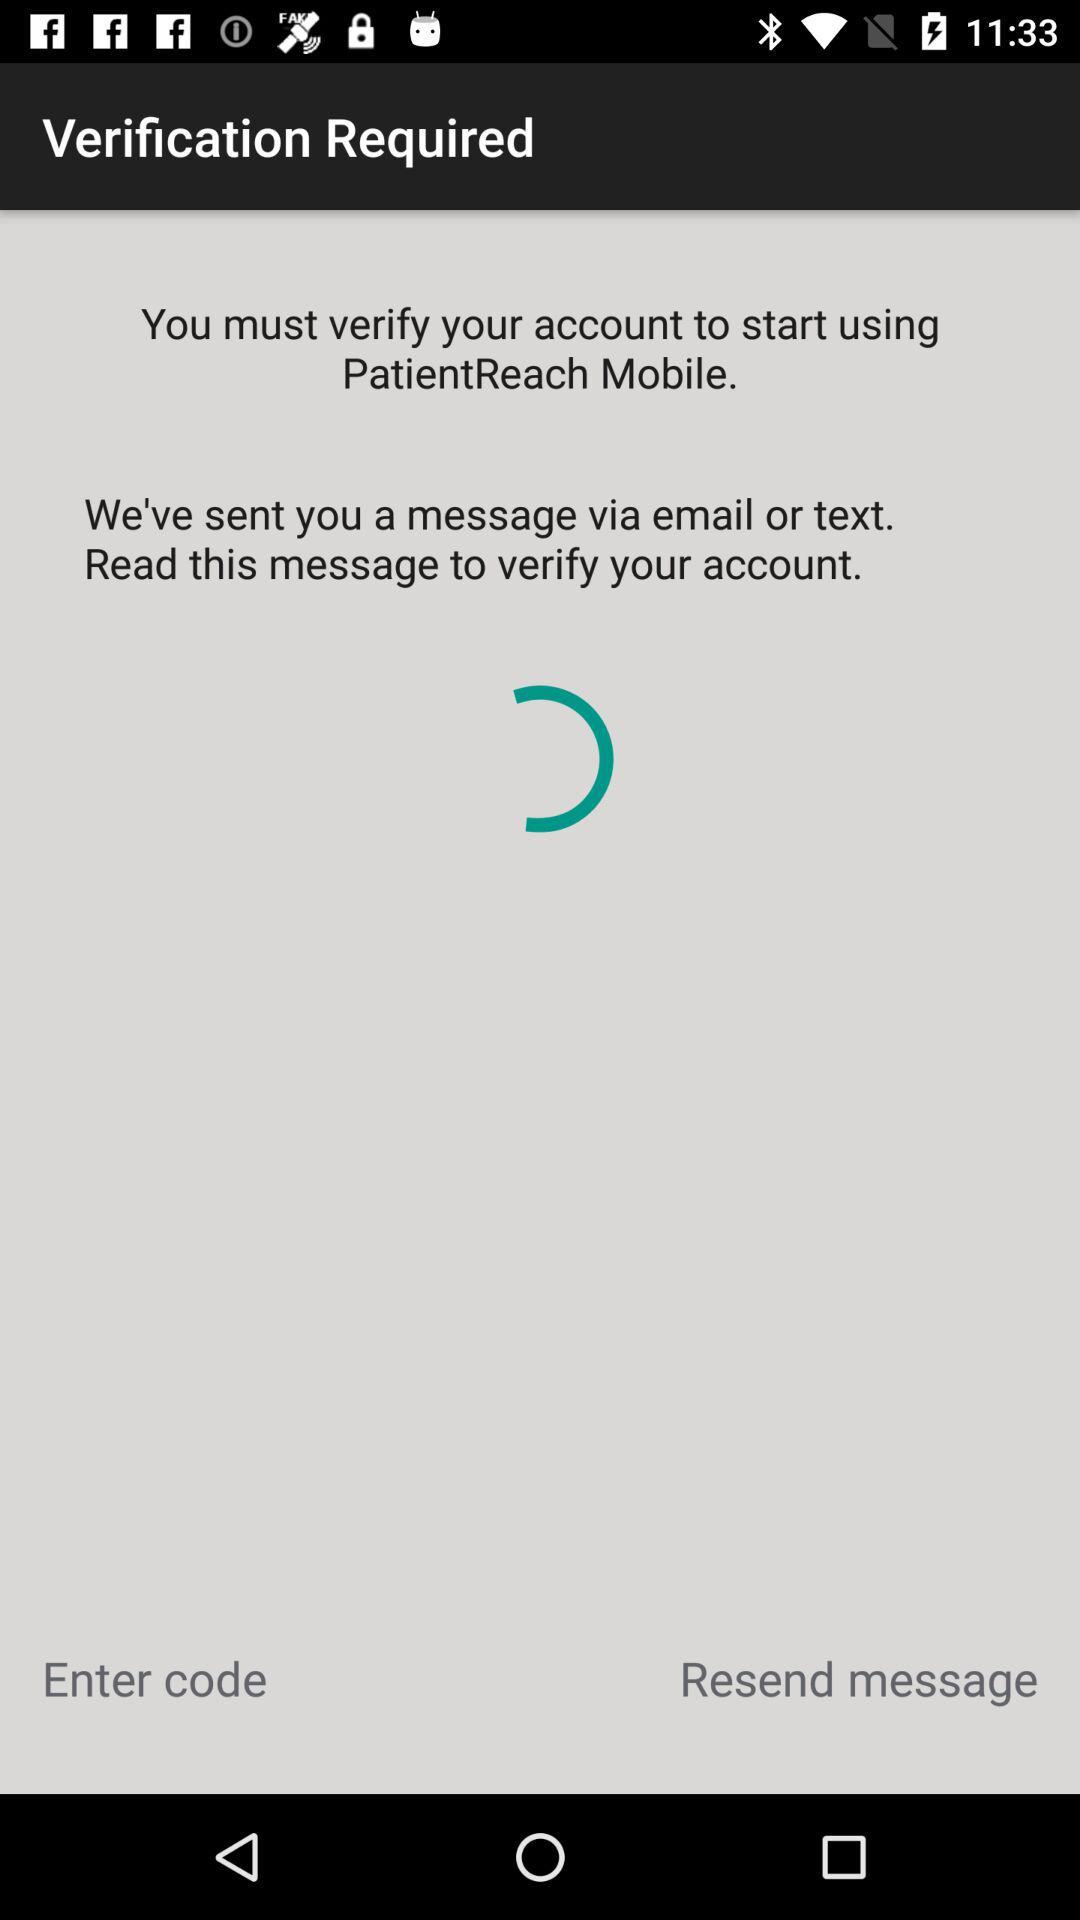 The width and height of the screenshot is (1080, 1920). I want to click on the item below we ve sent item, so click(153, 1678).